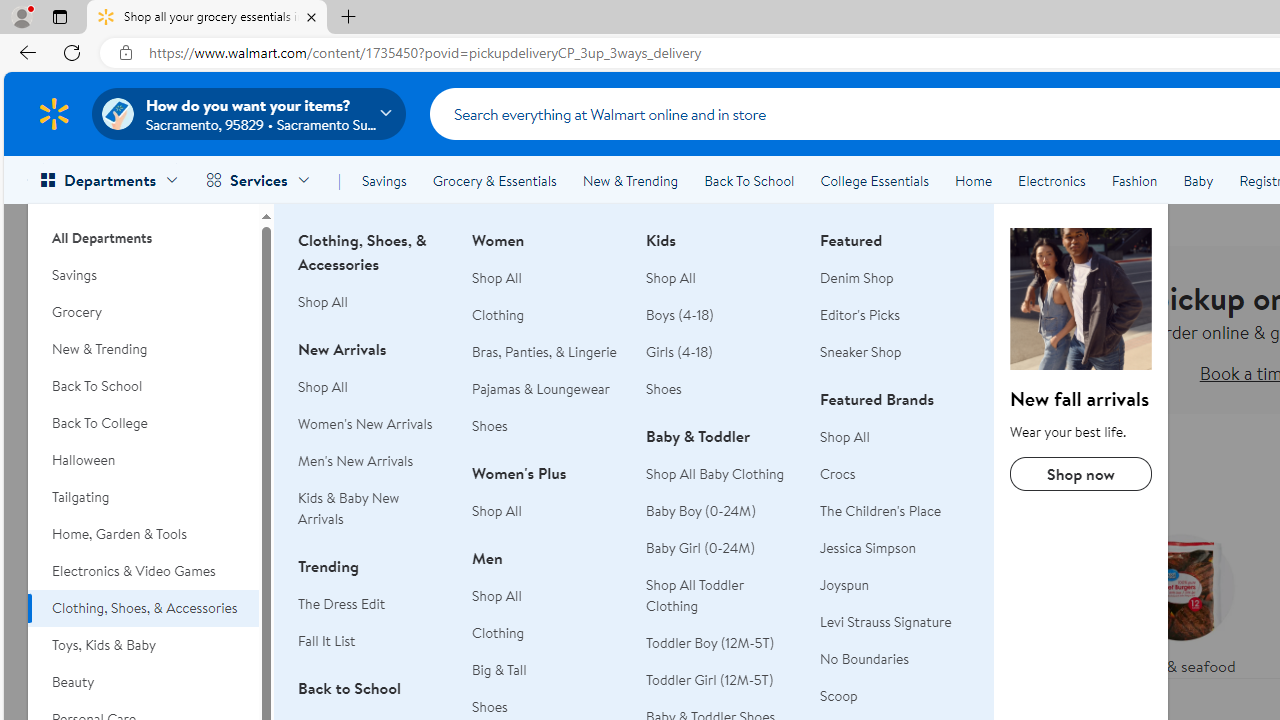 This screenshot has height=720, width=1280. Describe the element at coordinates (547, 389) in the screenshot. I see `'Pajamas & Loungewear'` at that location.